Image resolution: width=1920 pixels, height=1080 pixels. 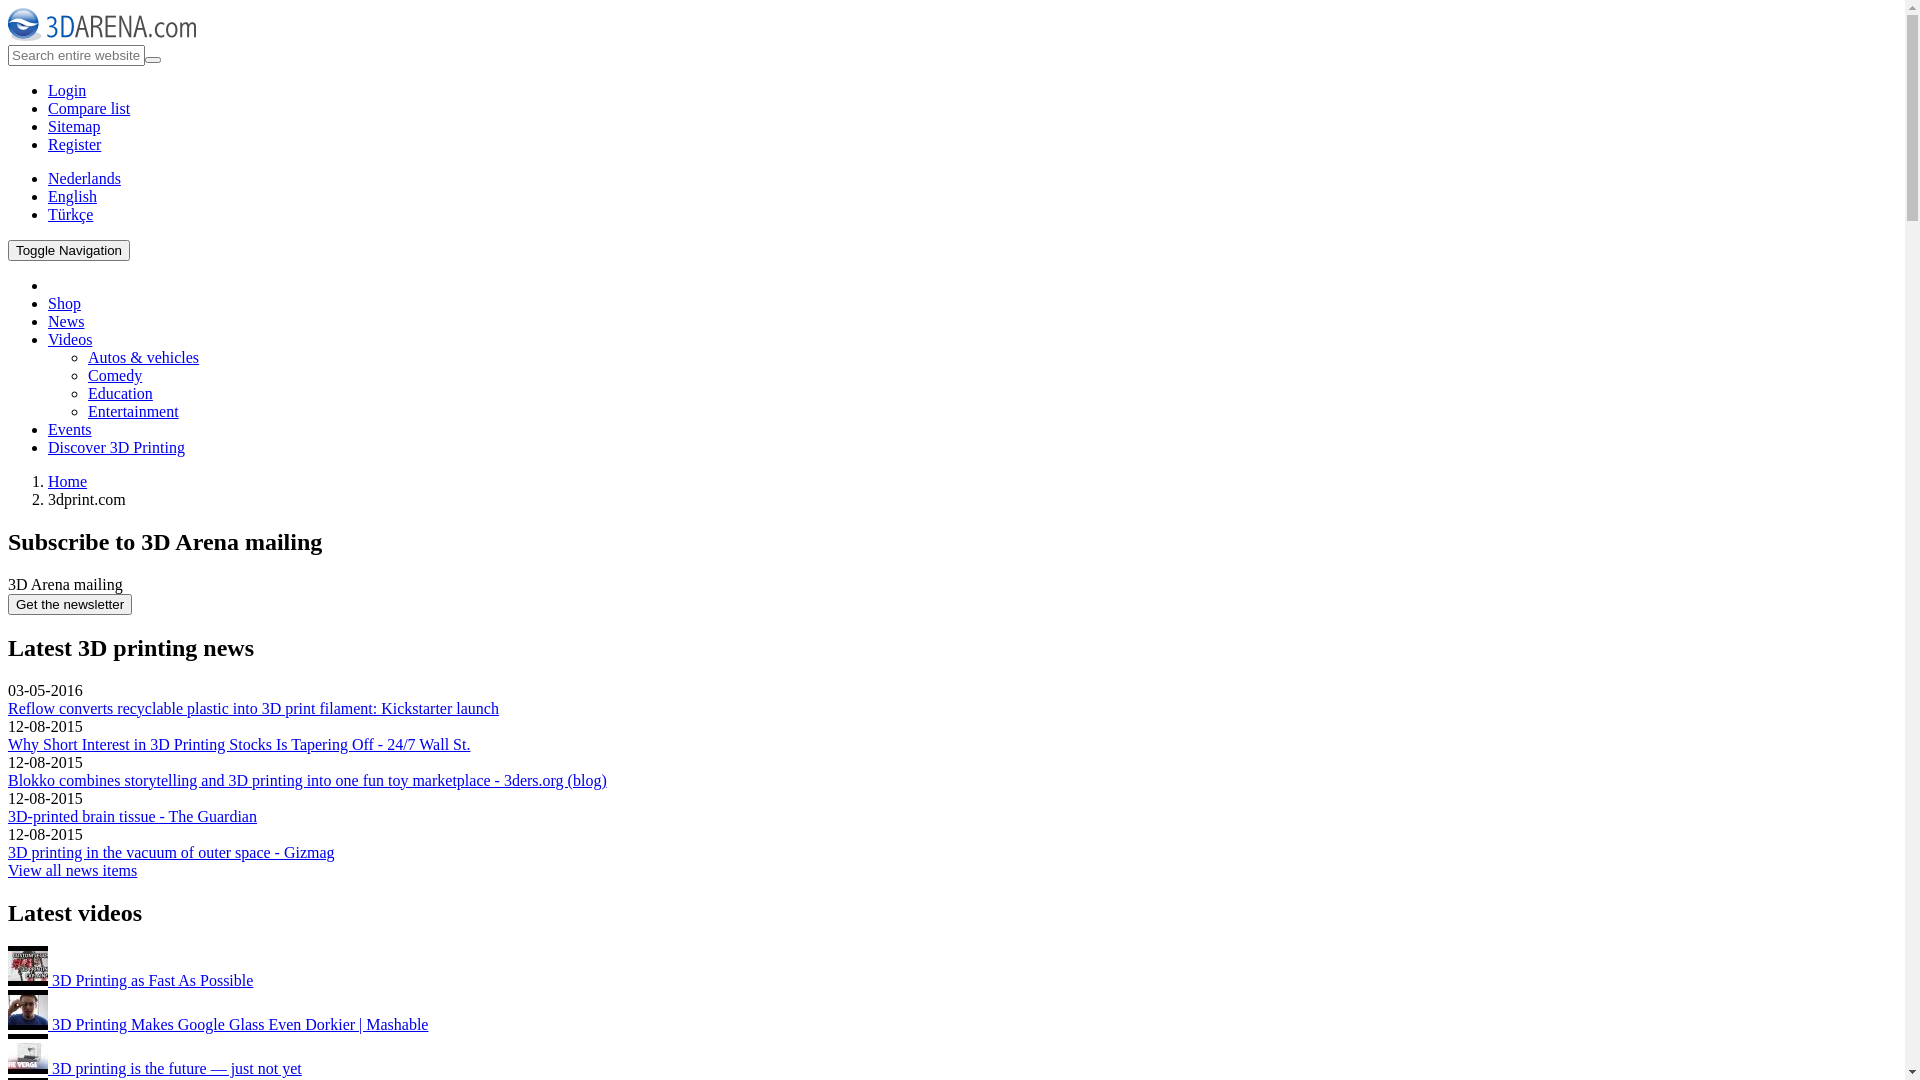 What do you see at coordinates (67, 481) in the screenshot?
I see `'Home'` at bounding box center [67, 481].